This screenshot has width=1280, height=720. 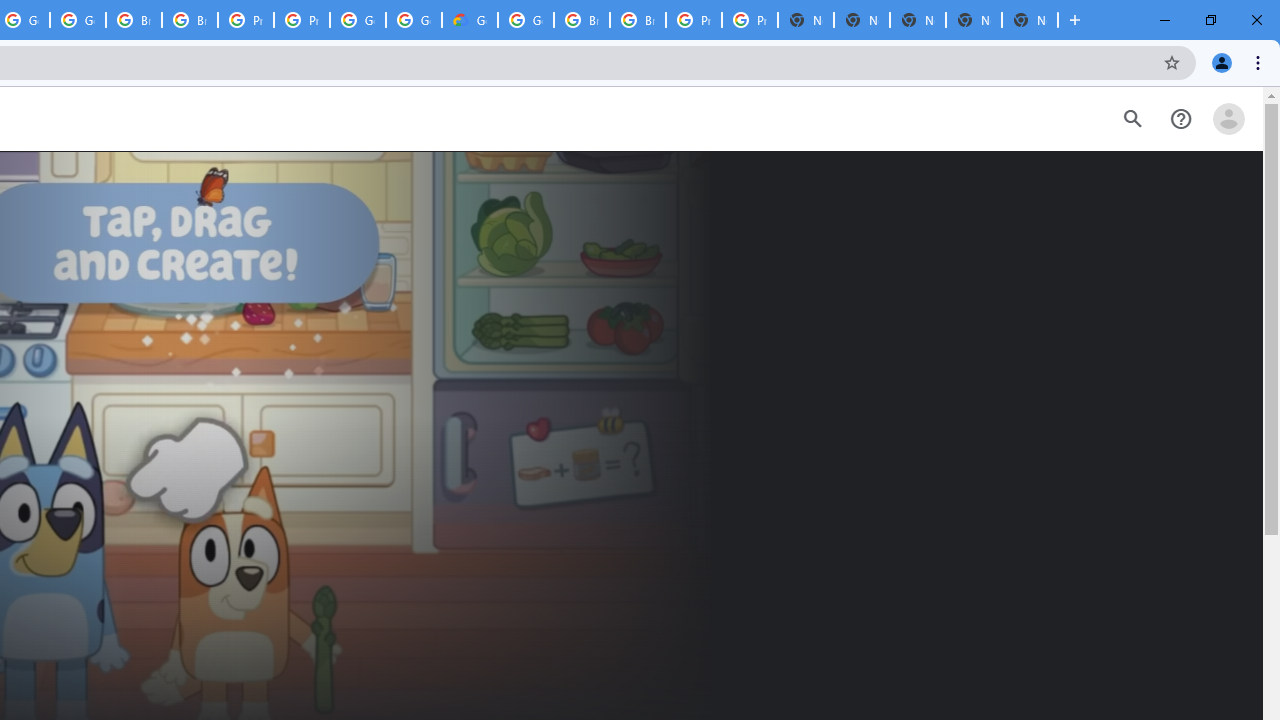 What do you see at coordinates (1180, 119) in the screenshot?
I see `'Help Center'` at bounding box center [1180, 119].